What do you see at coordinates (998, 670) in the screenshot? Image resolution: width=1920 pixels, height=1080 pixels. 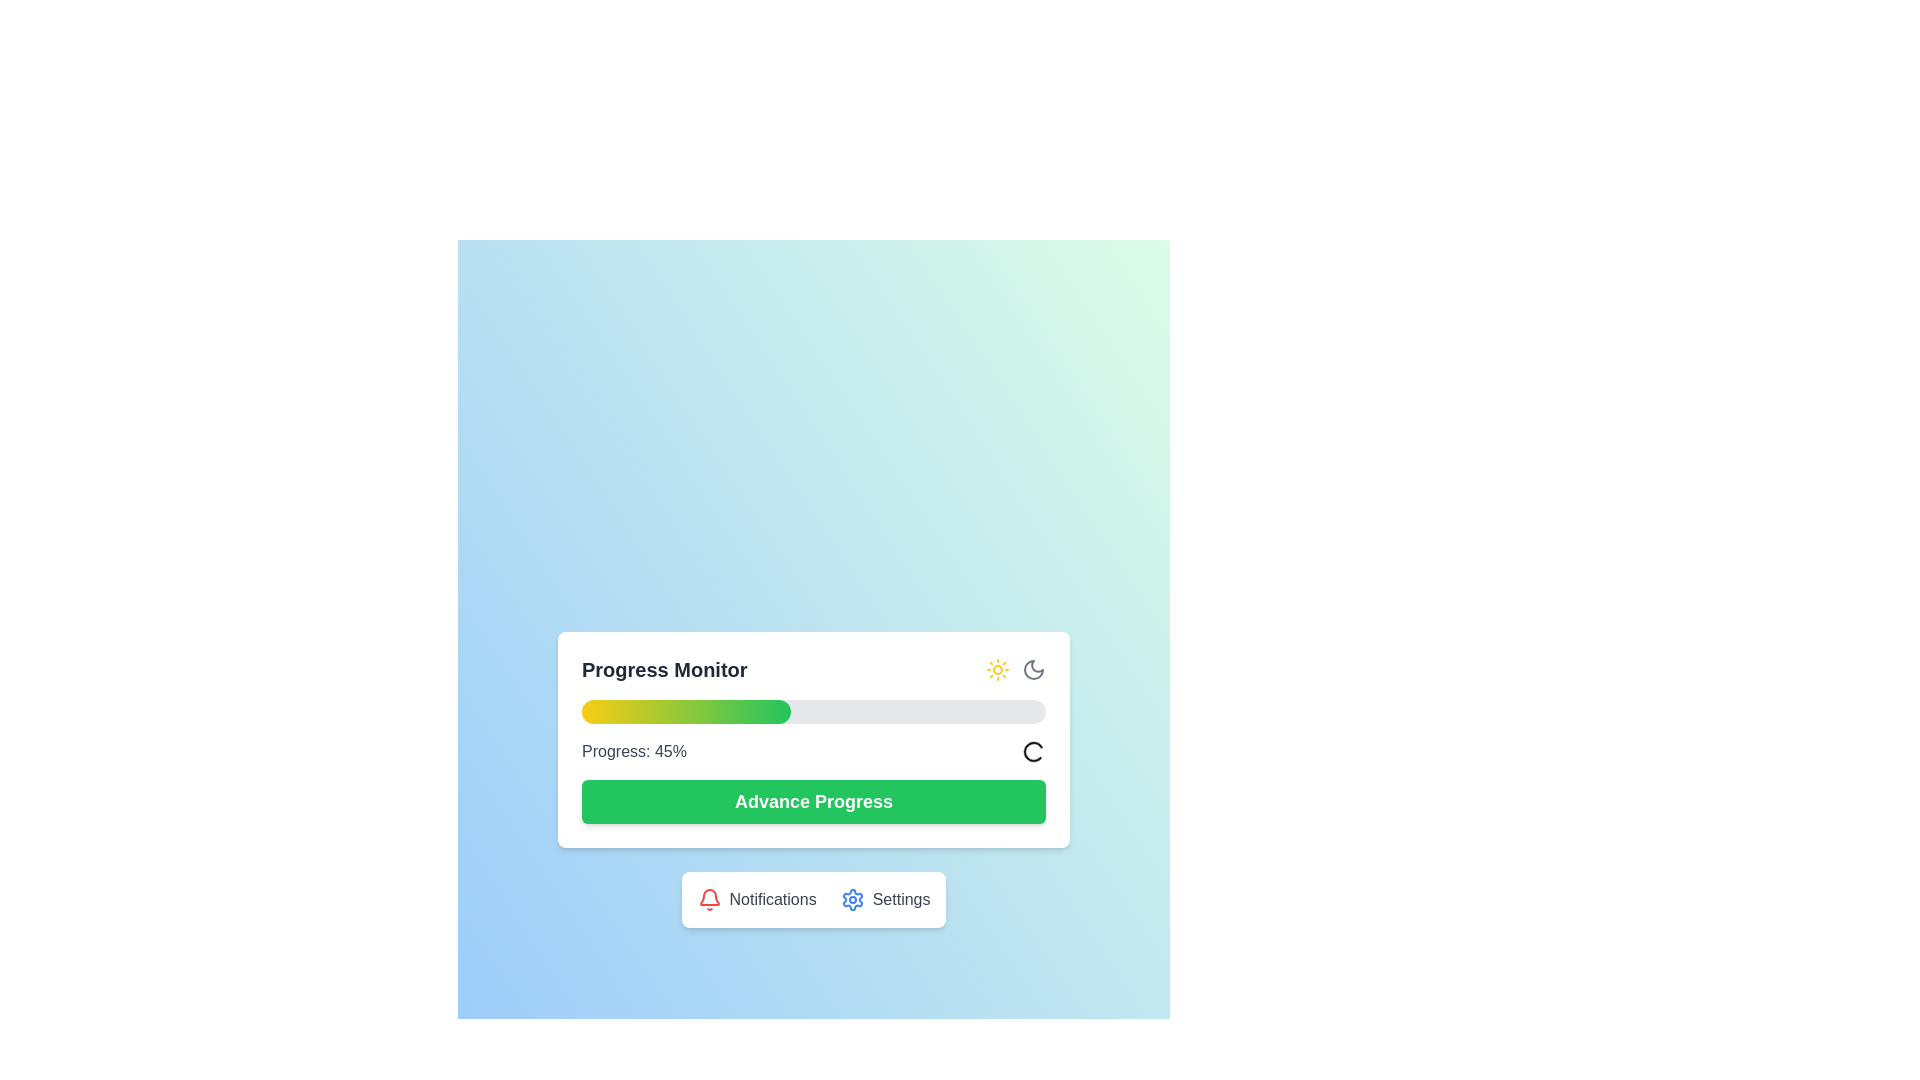 I see `the sun icon located on the right side of the panel header` at bounding box center [998, 670].